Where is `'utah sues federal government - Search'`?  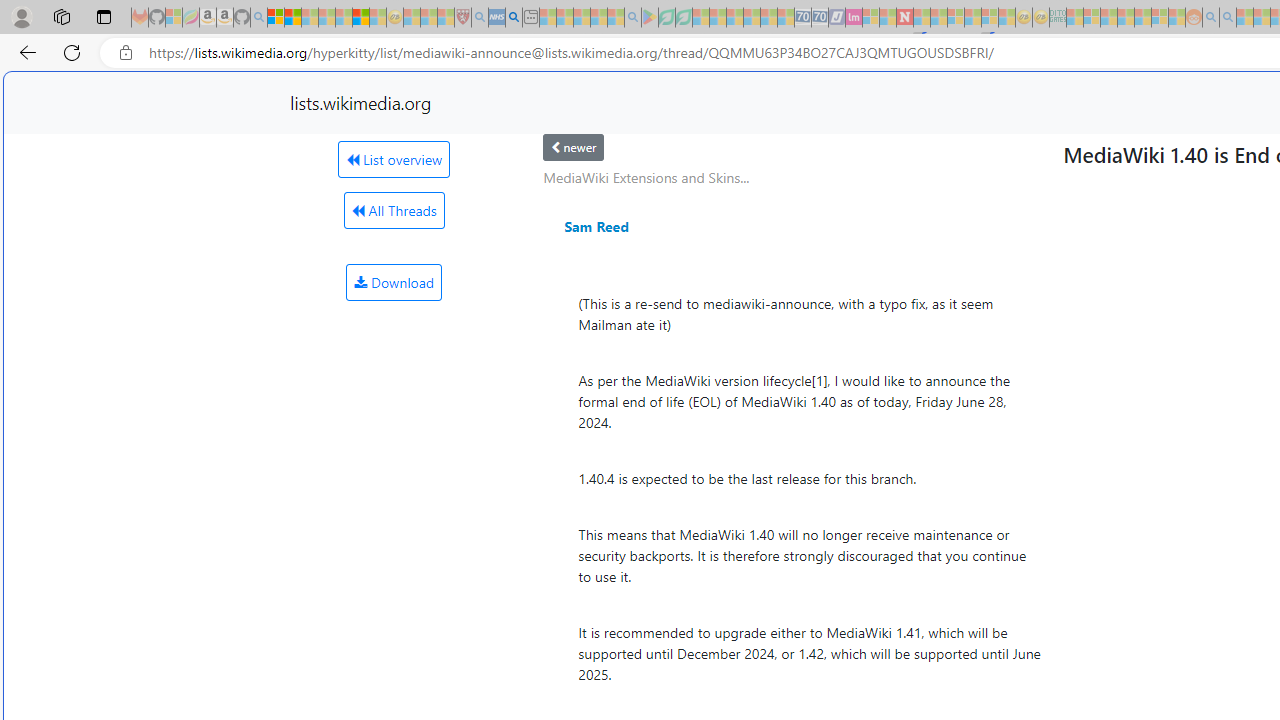 'utah sues federal government - Search' is located at coordinates (513, 17).